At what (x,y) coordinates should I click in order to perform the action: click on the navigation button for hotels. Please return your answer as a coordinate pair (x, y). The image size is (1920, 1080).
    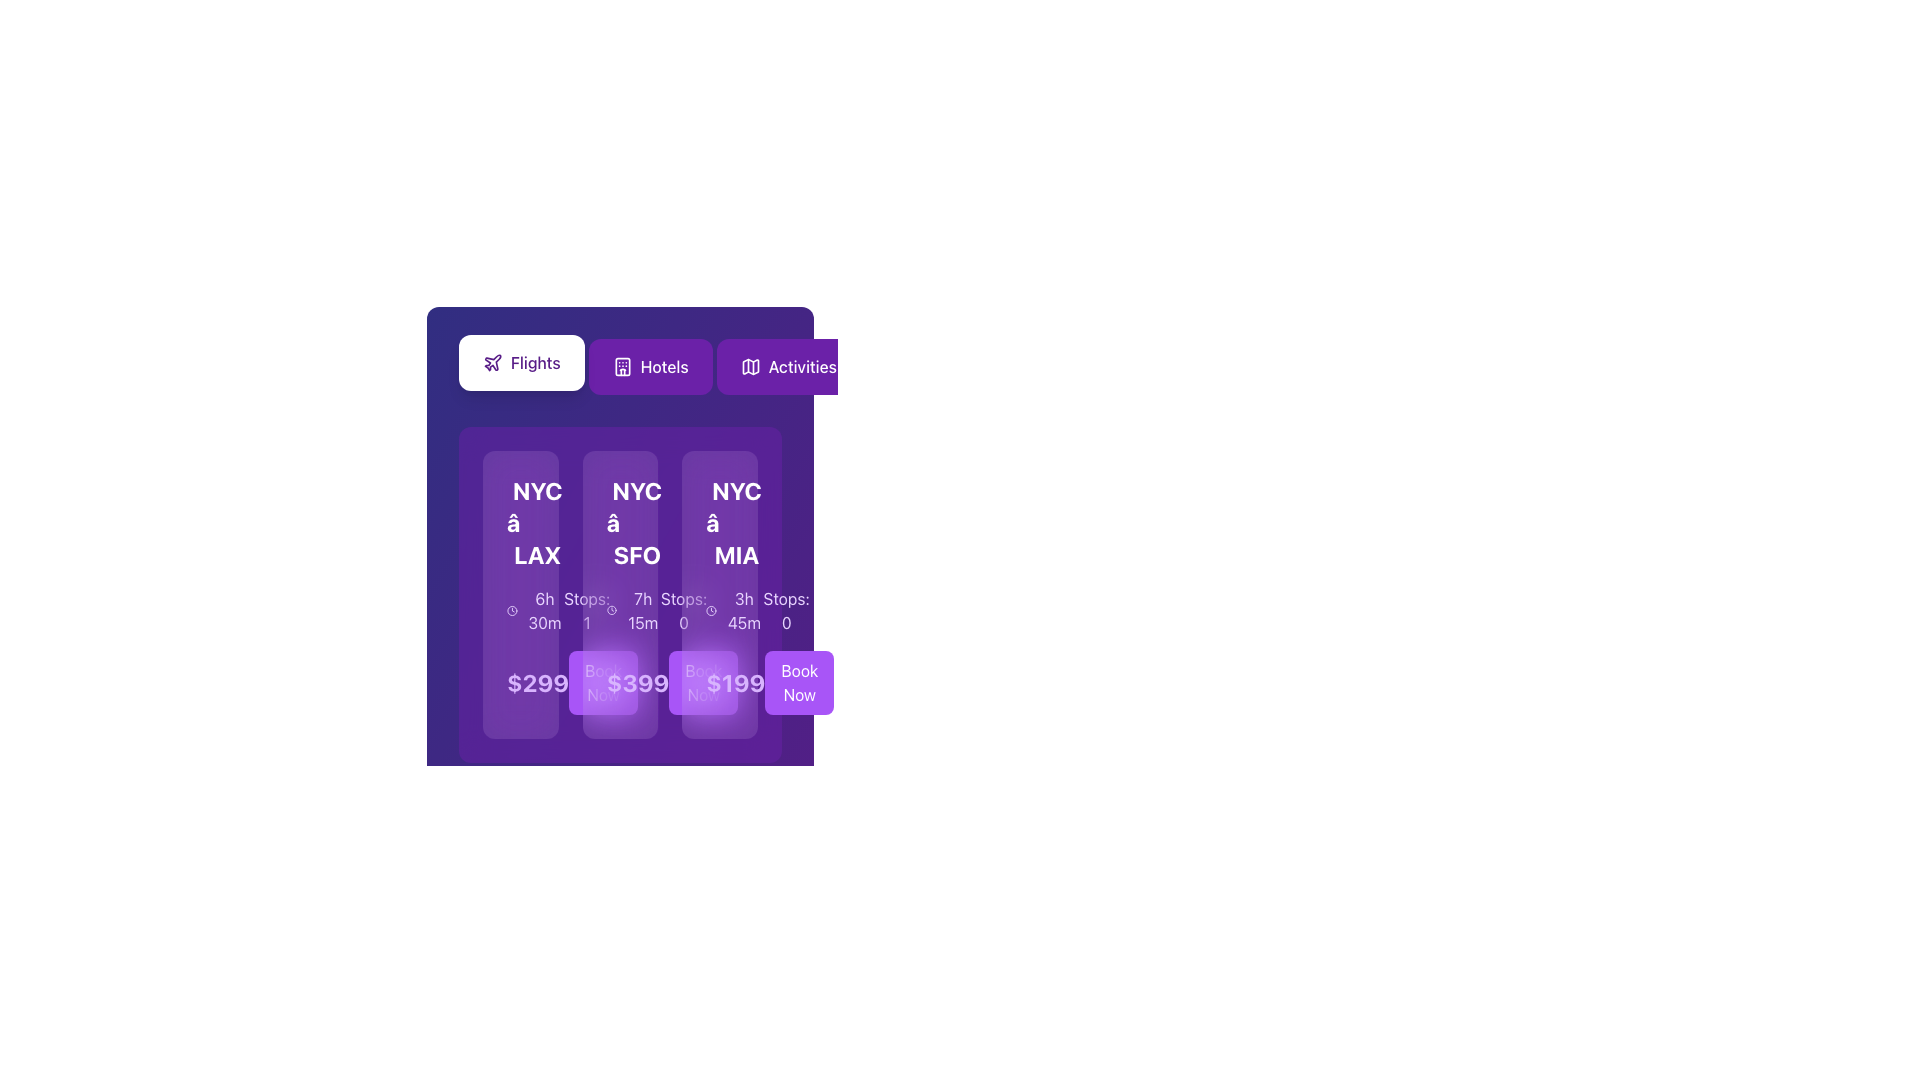
    Looking at the image, I should click on (650, 366).